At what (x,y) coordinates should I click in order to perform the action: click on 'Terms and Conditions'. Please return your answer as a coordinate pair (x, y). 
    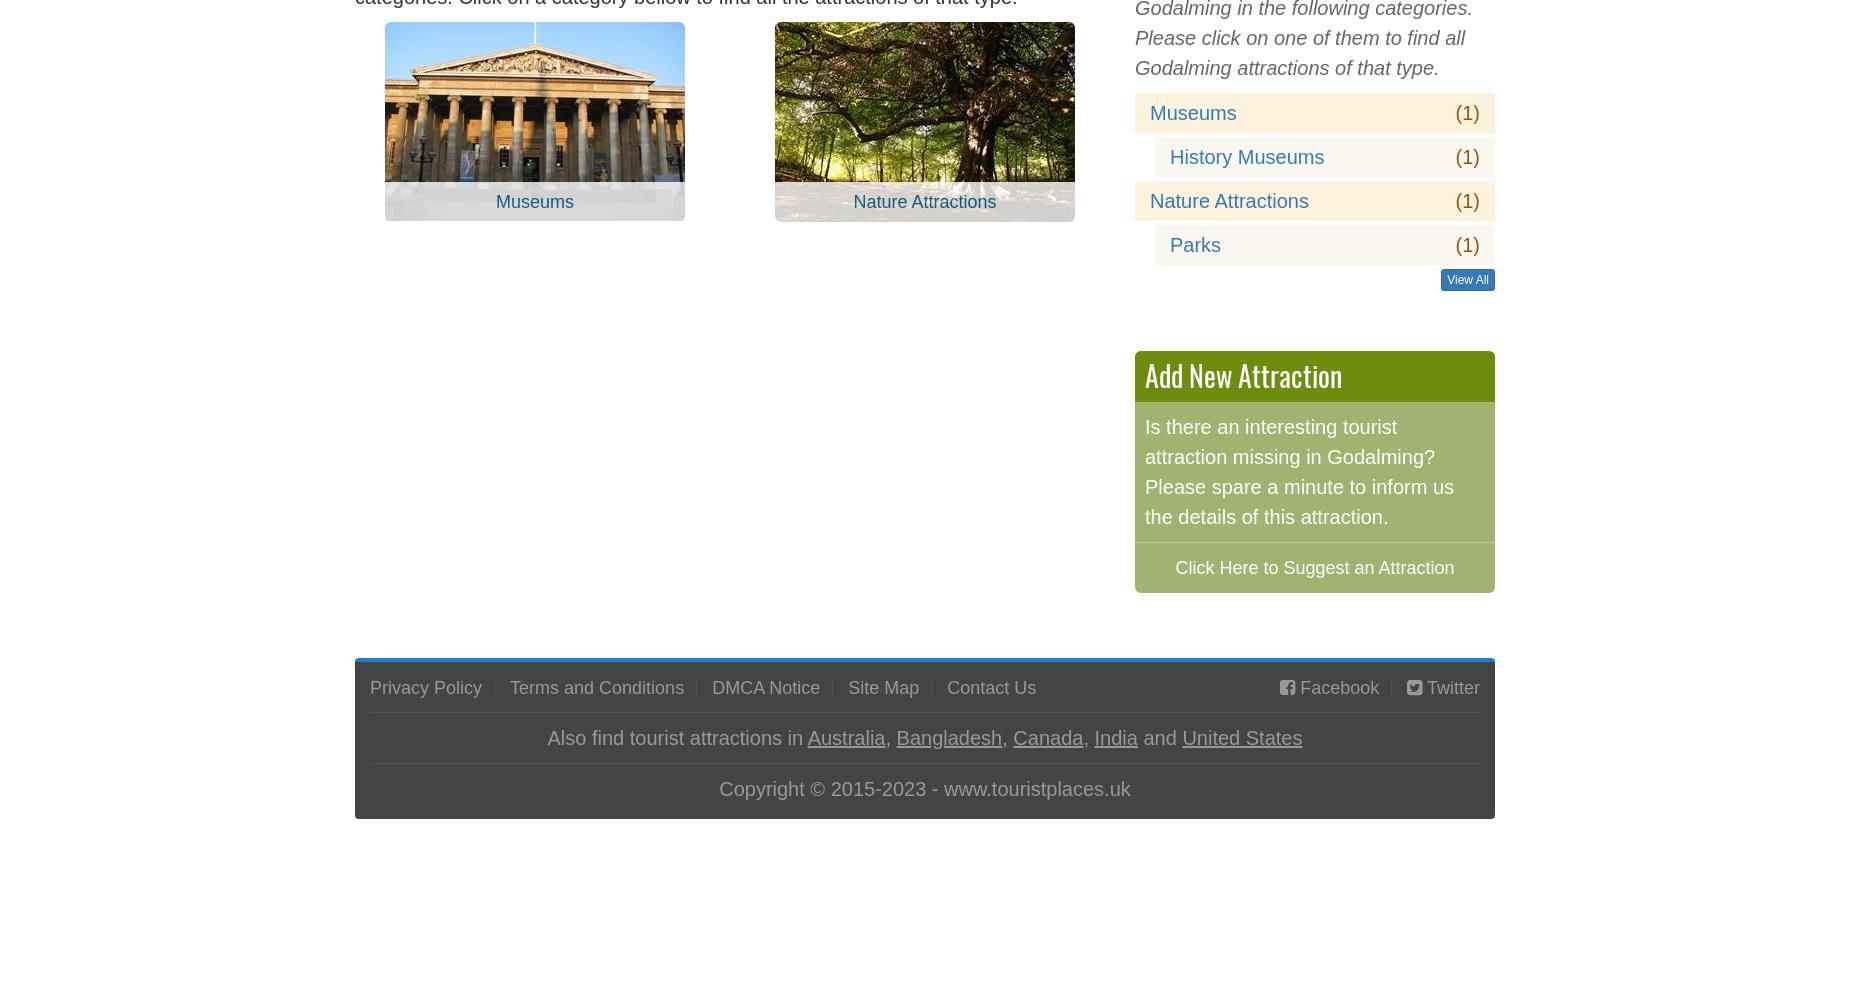
    Looking at the image, I should click on (510, 687).